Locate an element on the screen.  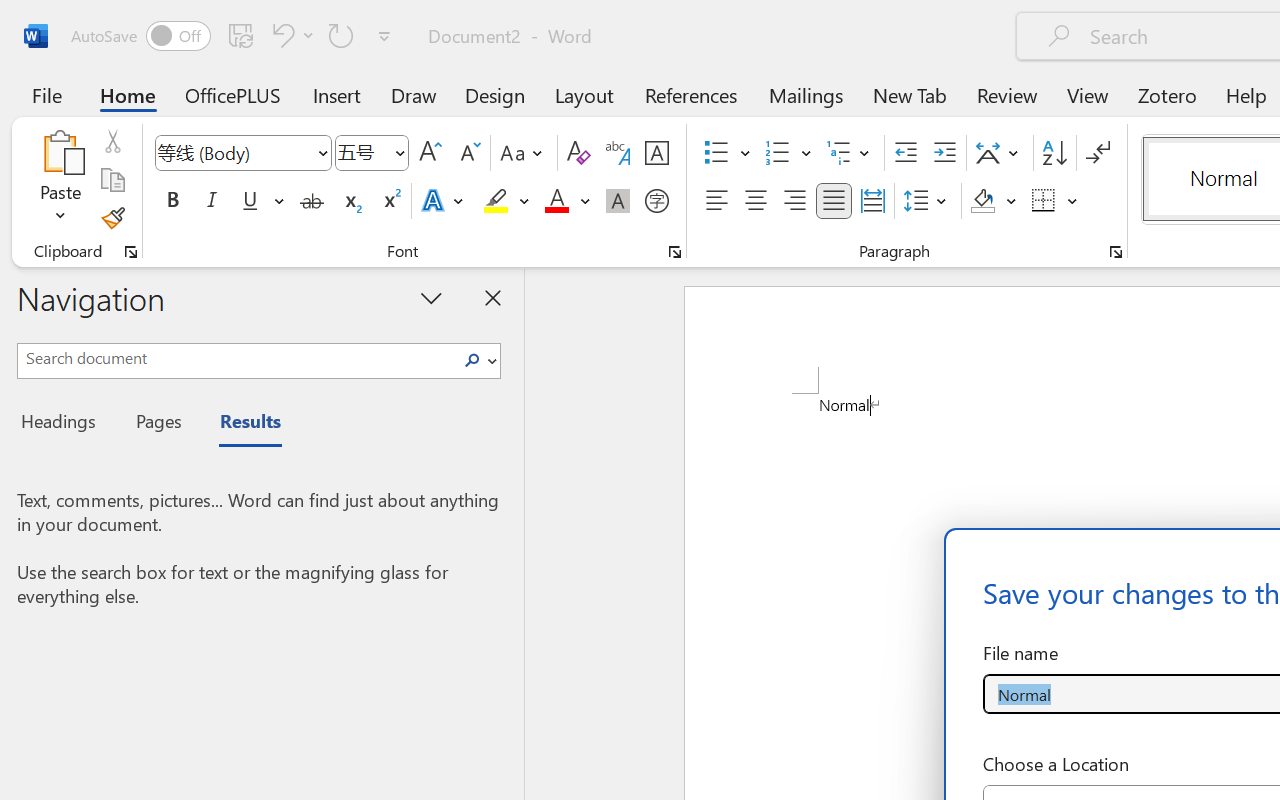
'Shrink Font' is located at coordinates (467, 153).